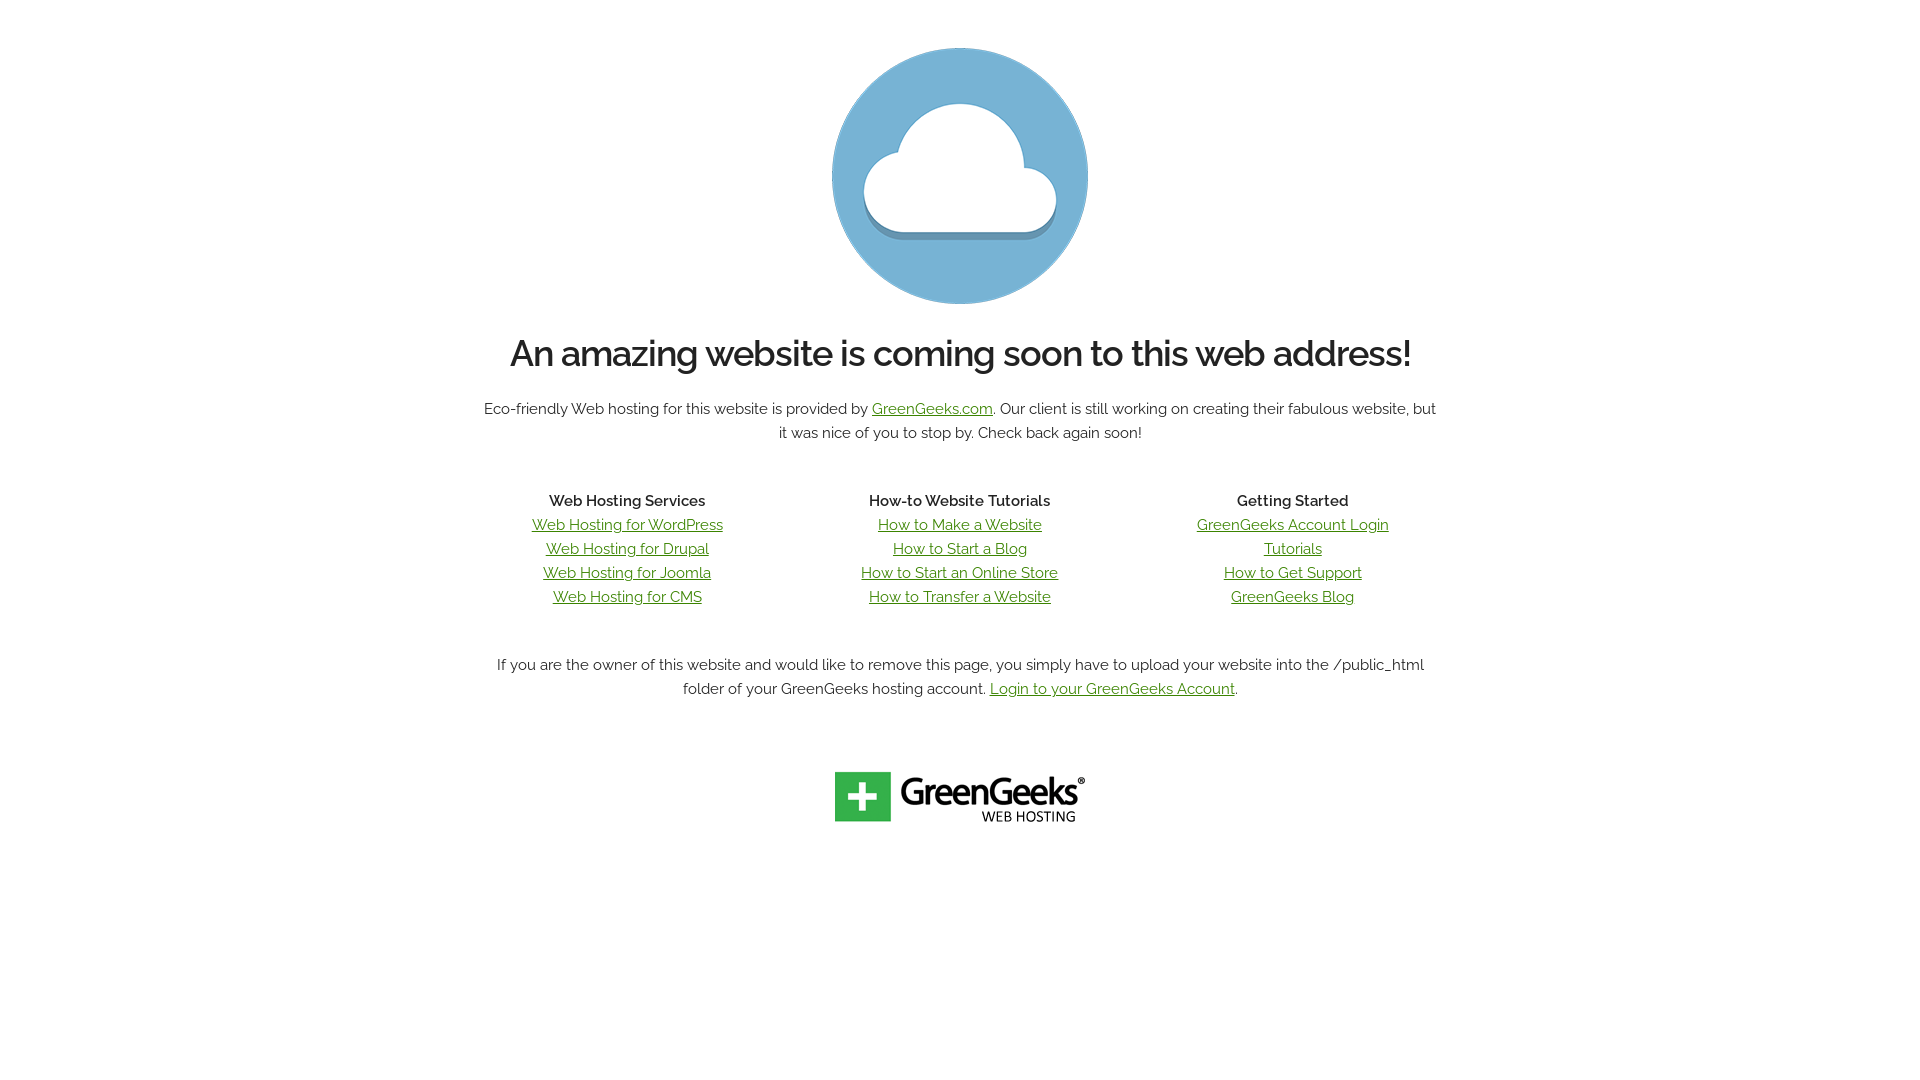  What do you see at coordinates (960, 523) in the screenshot?
I see `'How to Make a Website'` at bounding box center [960, 523].